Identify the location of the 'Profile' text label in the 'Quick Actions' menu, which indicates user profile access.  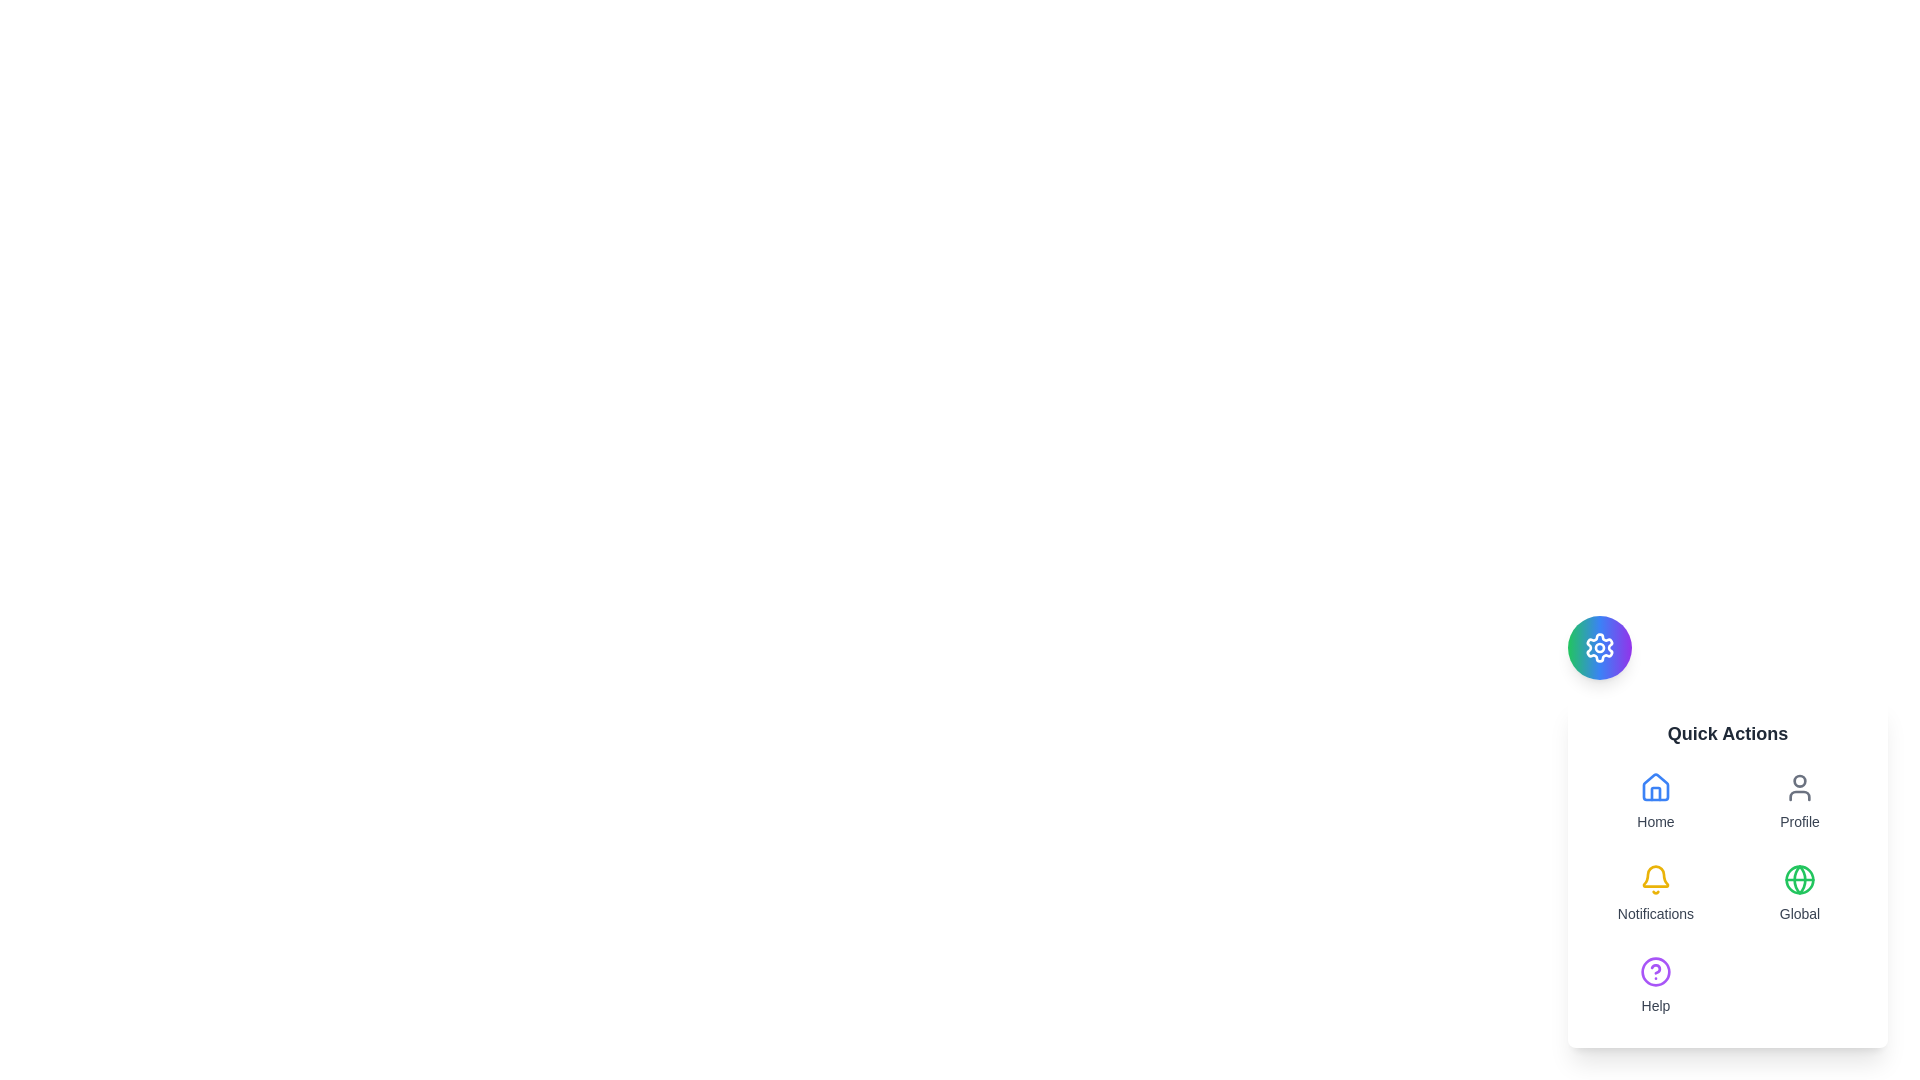
(1800, 821).